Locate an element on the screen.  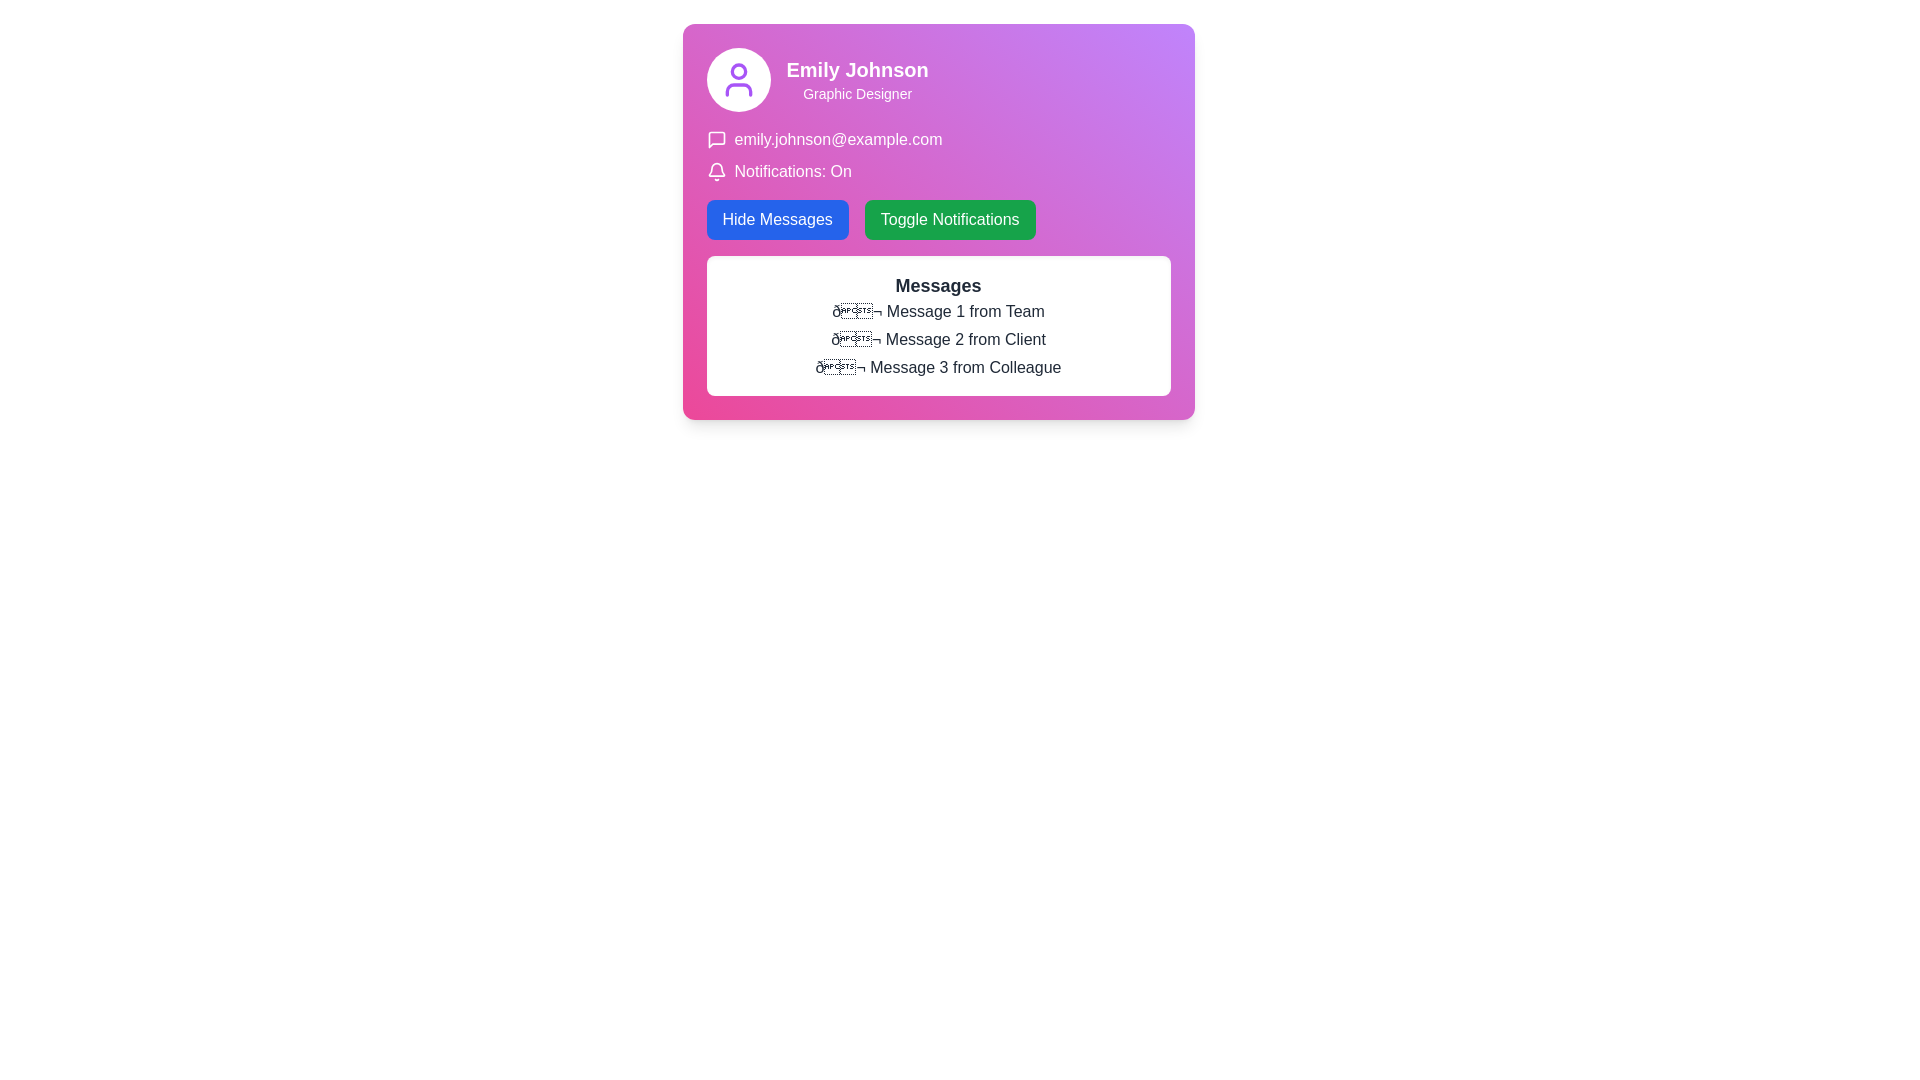
the user profile icon circle which represents the head of a generic user, located at the top left area of the card is located at coordinates (737, 70).